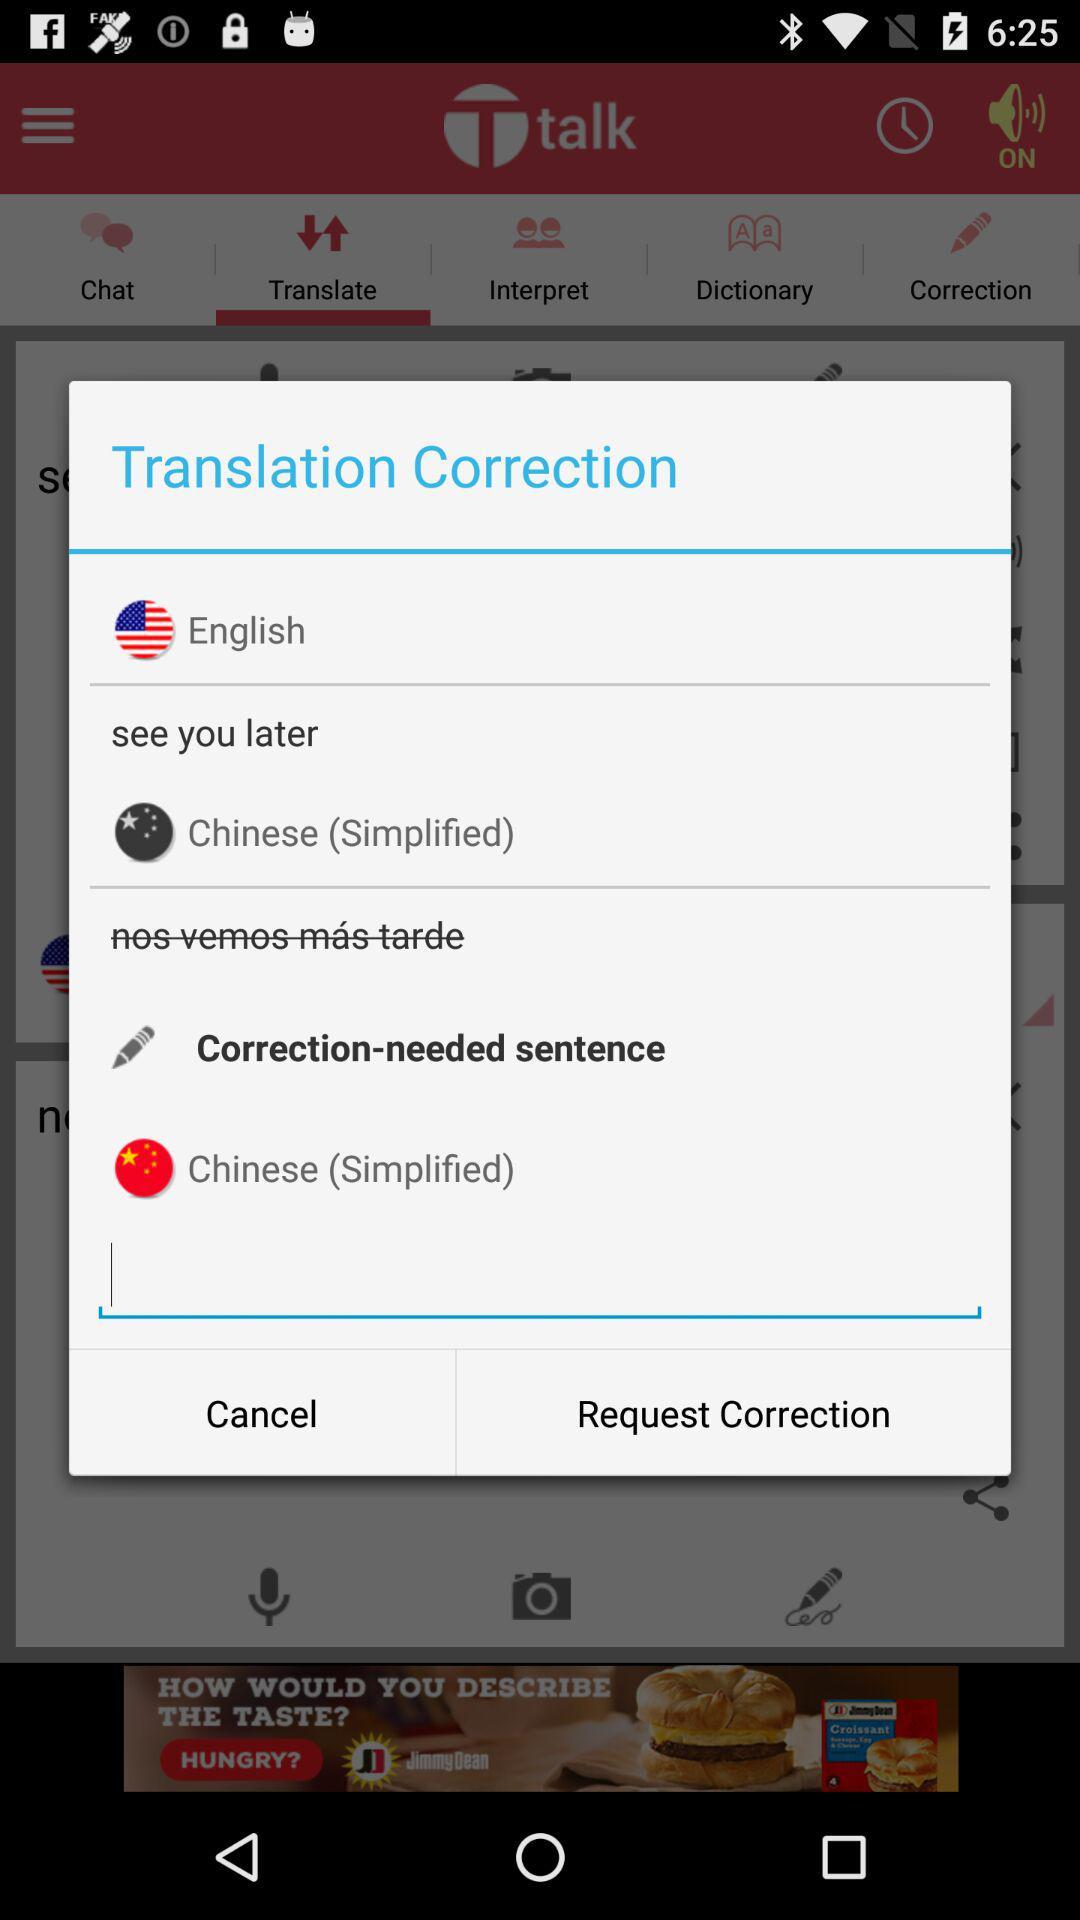 The image size is (1080, 1920). I want to click on translation box, so click(540, 1273).